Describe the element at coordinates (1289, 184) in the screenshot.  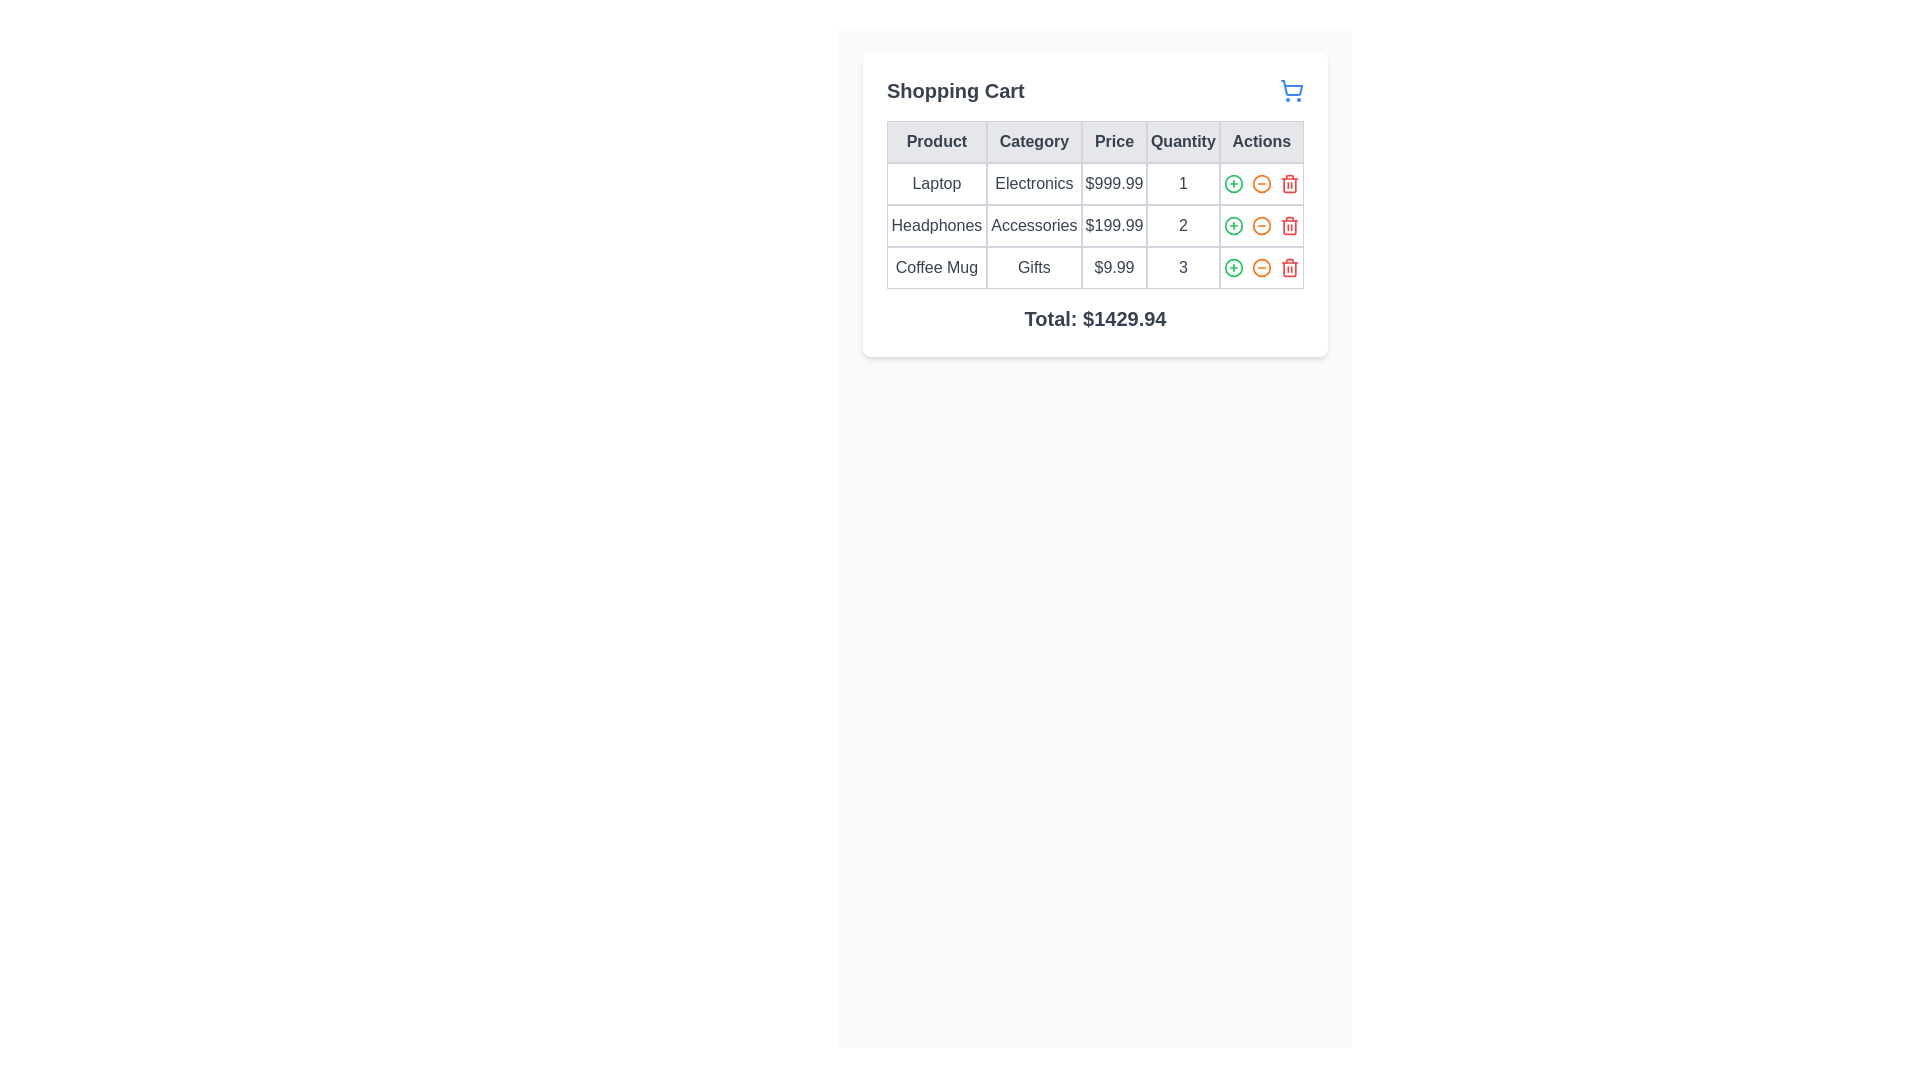
I see `the delete icon button located in the 'Actions' column of the first row in the shopping cart table` at that location.